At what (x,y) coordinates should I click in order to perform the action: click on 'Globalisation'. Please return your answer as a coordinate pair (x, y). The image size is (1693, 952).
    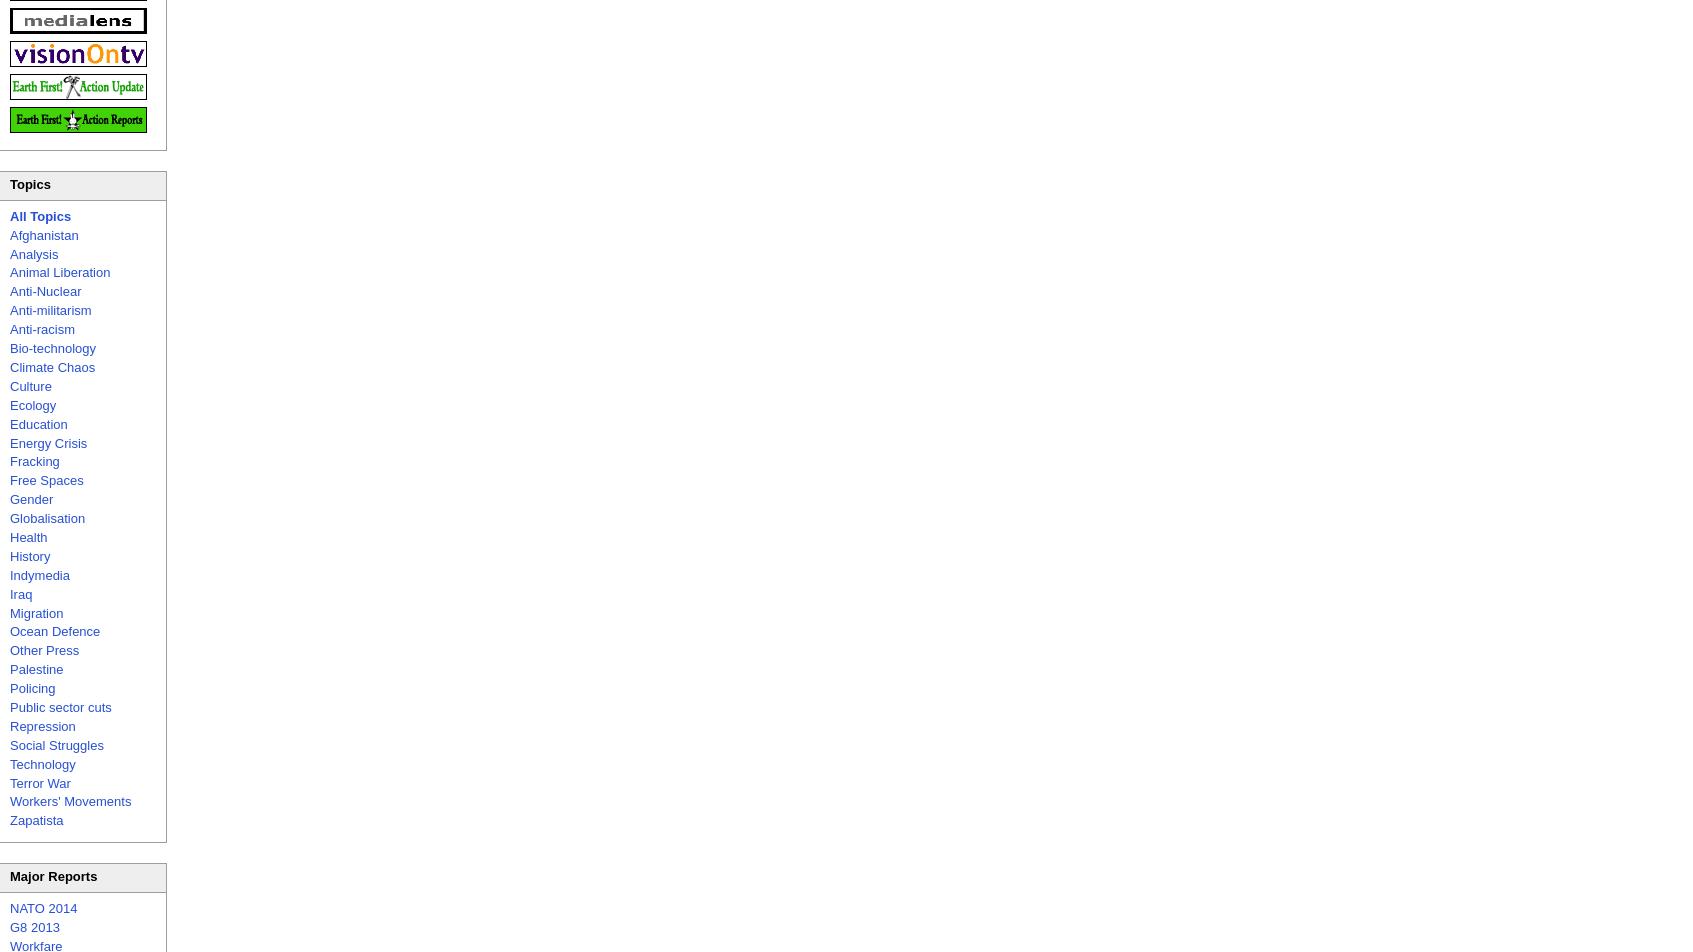
    Looking at the image, I should click on (46, 518).